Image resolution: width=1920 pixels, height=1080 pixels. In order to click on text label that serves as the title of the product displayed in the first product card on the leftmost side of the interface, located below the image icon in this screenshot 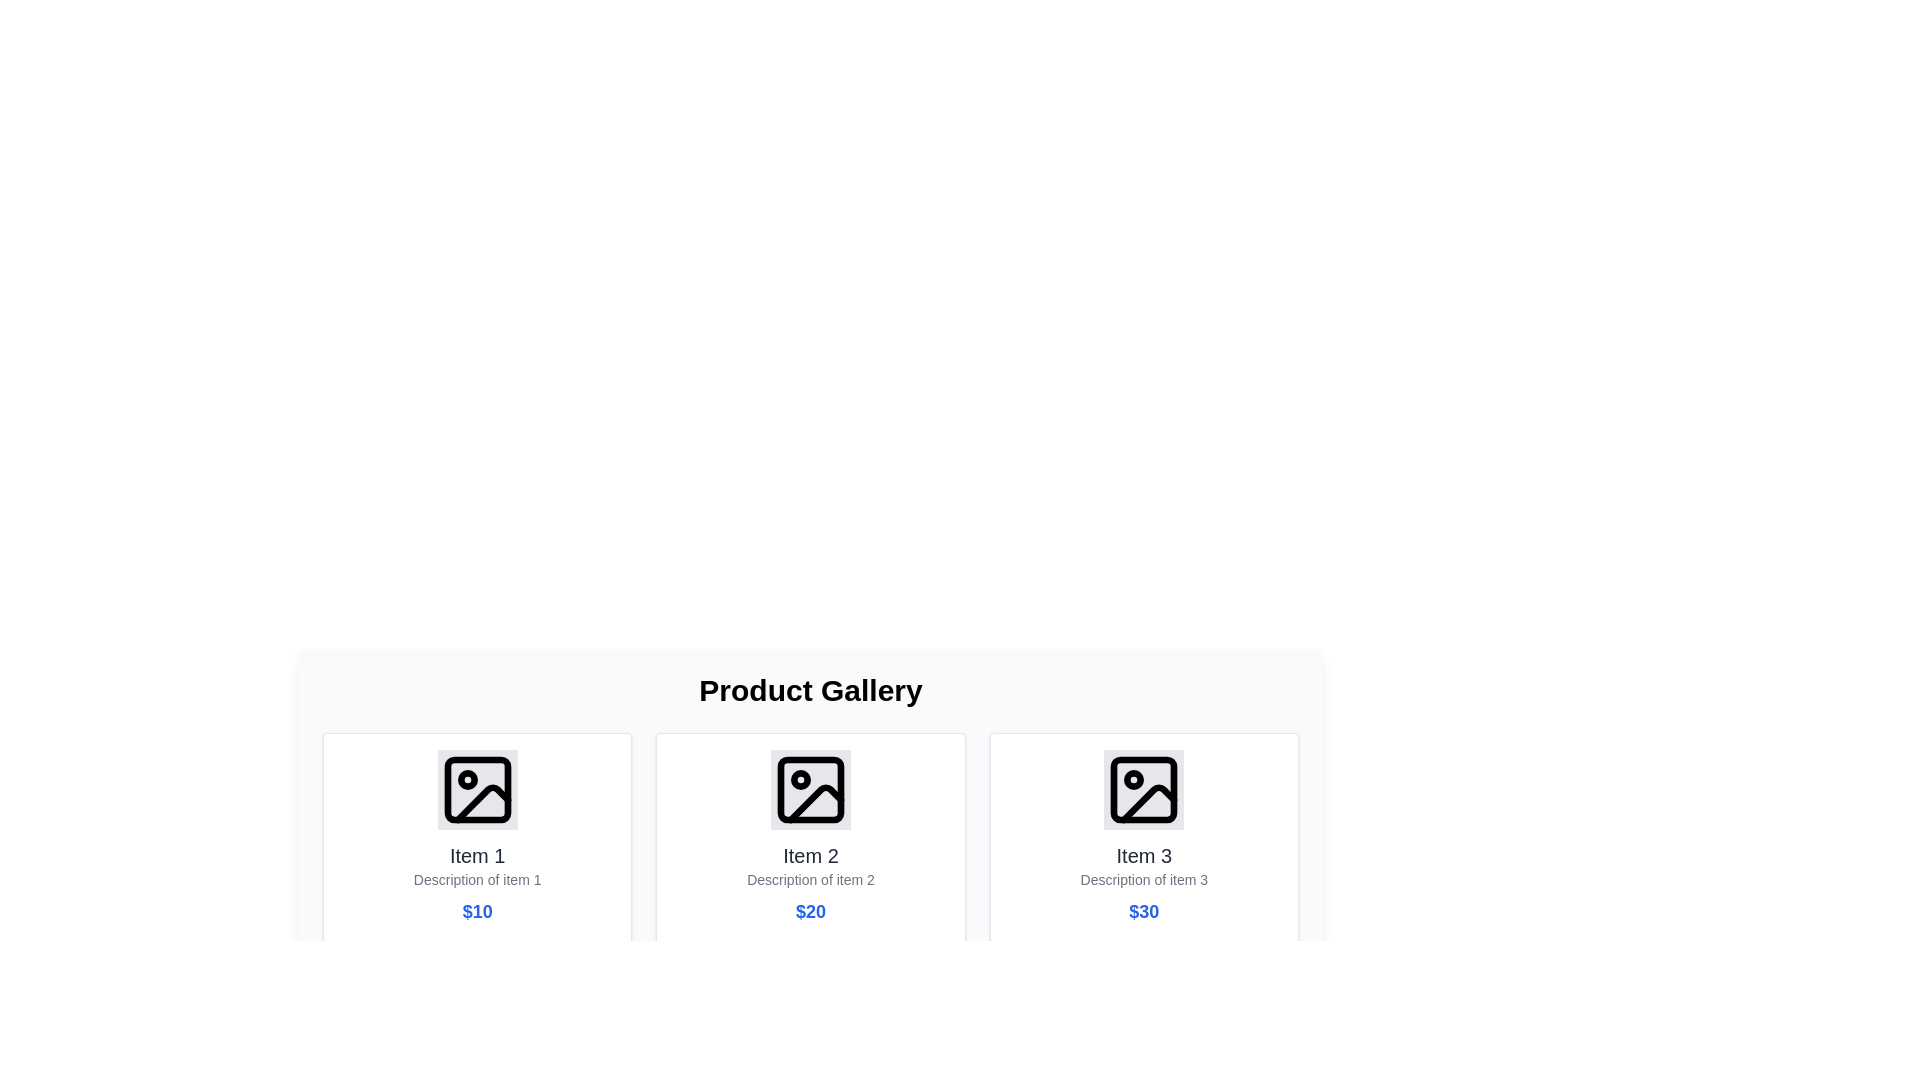, I will do `click(476, 855)`.